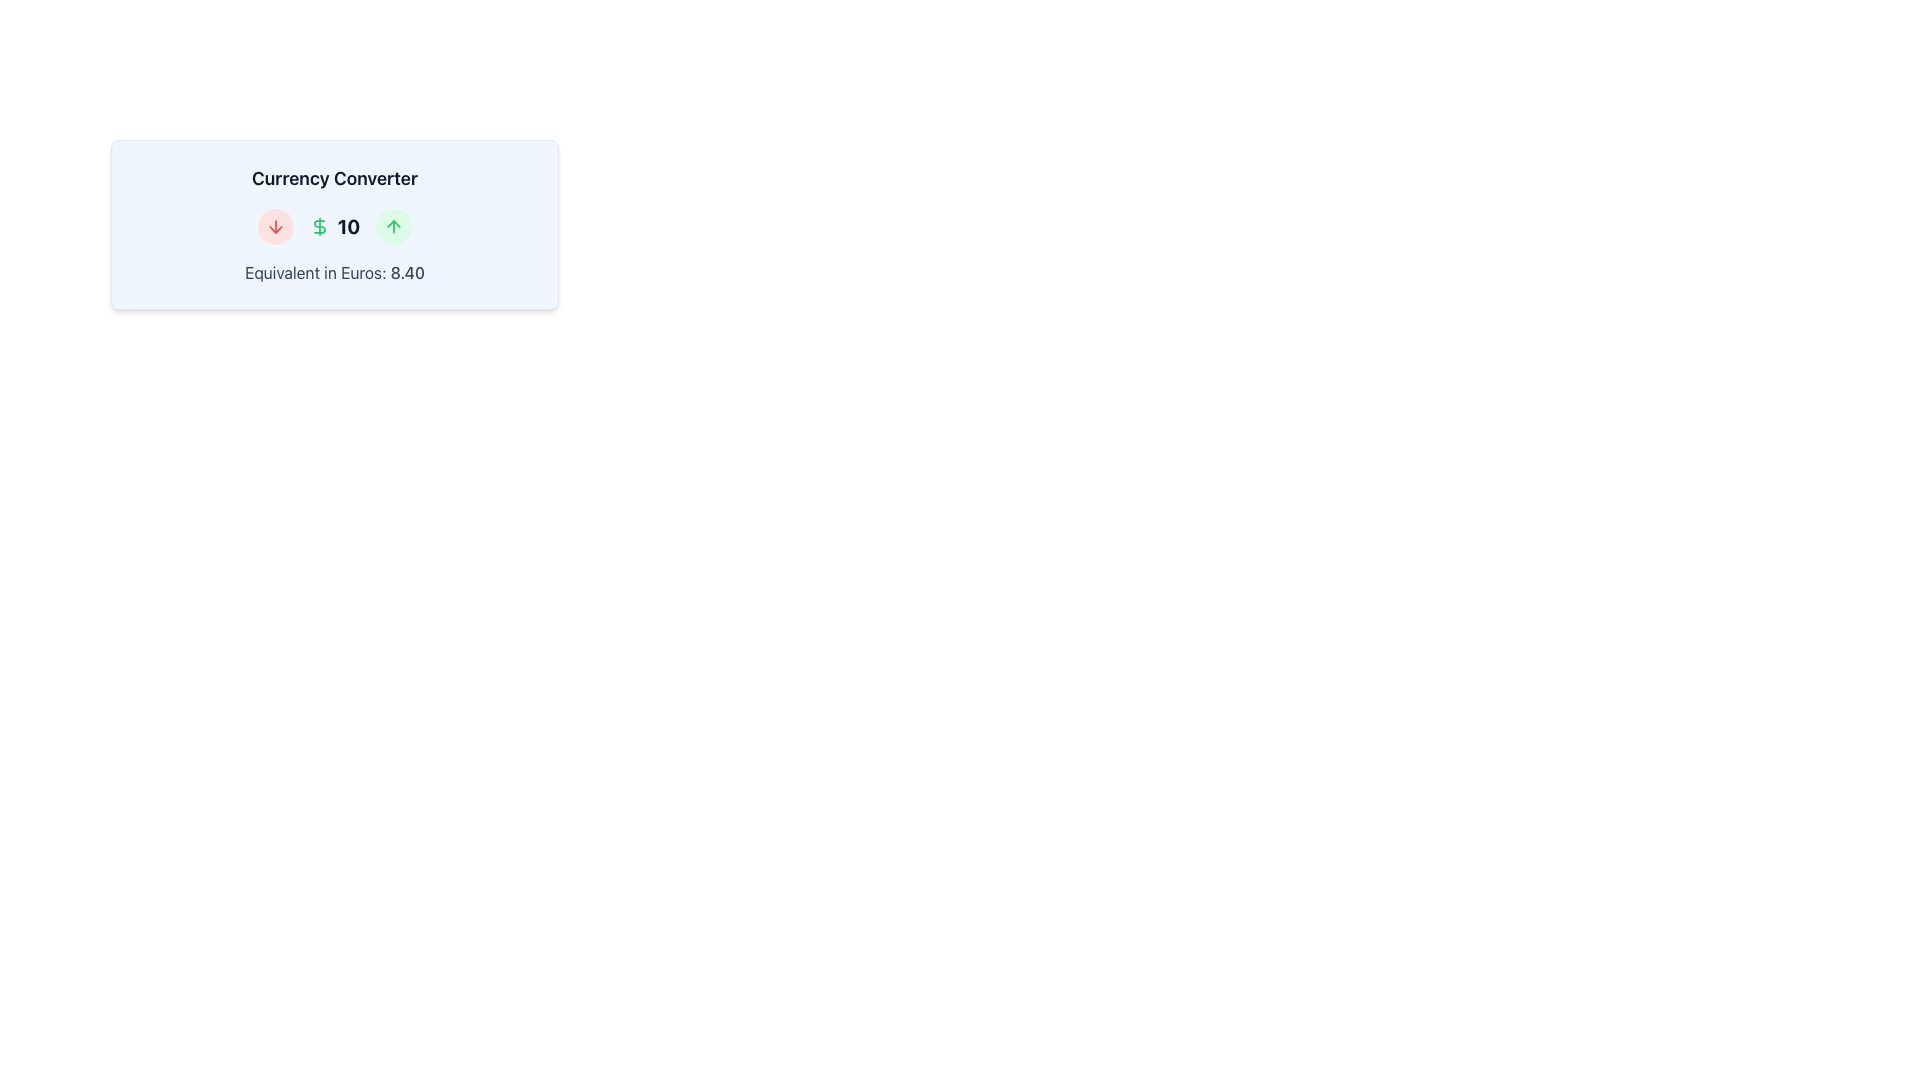  I want to click on the static text label displaying 'Equivalent in Euros: 8.40', which is styled in gray and located below the 'Currency Converter' heading, so click(335, 273).